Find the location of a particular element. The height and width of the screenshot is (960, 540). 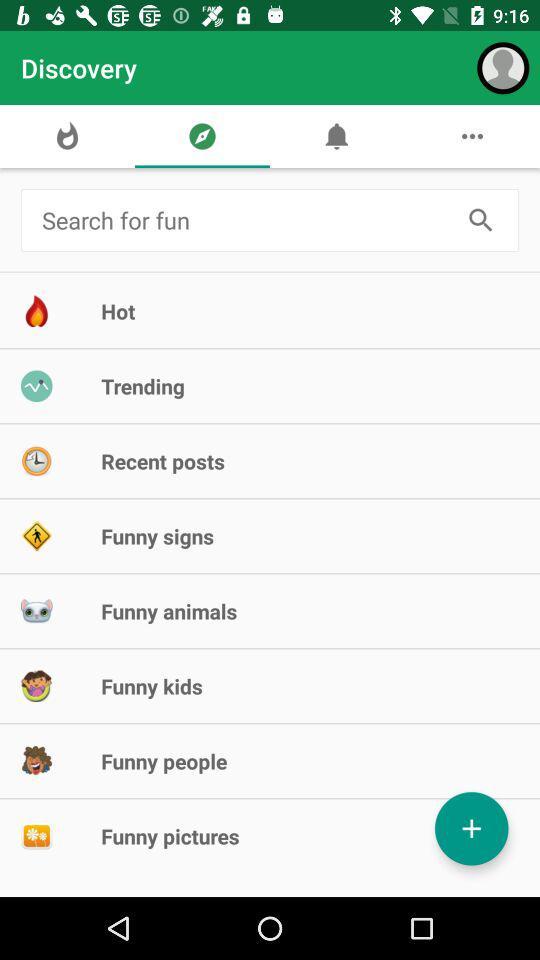

the item at the bottom right corner is located at coordinates (471, 828).